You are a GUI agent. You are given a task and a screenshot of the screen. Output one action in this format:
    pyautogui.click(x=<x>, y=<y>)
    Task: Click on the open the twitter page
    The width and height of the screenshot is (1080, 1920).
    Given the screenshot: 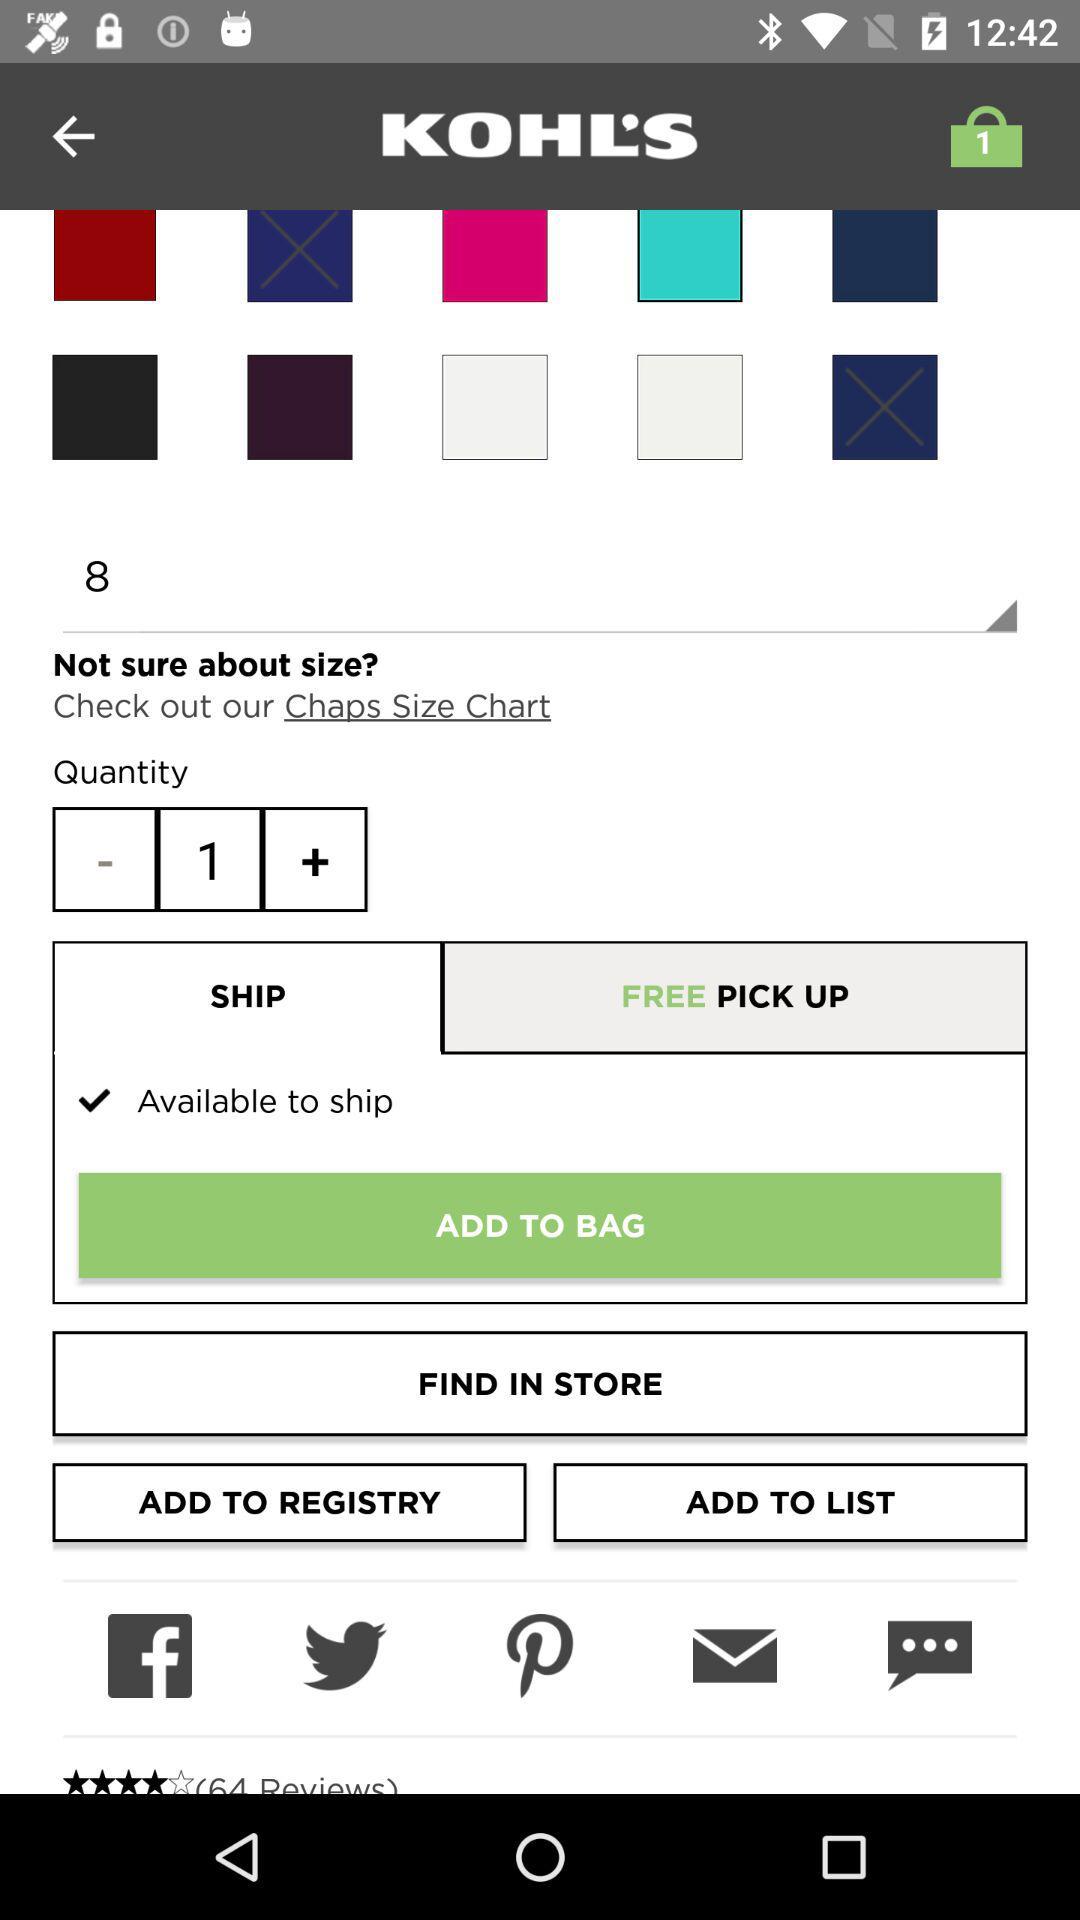 What is the action you would take?
    pyautogui.click(x=343, y=1656)
    